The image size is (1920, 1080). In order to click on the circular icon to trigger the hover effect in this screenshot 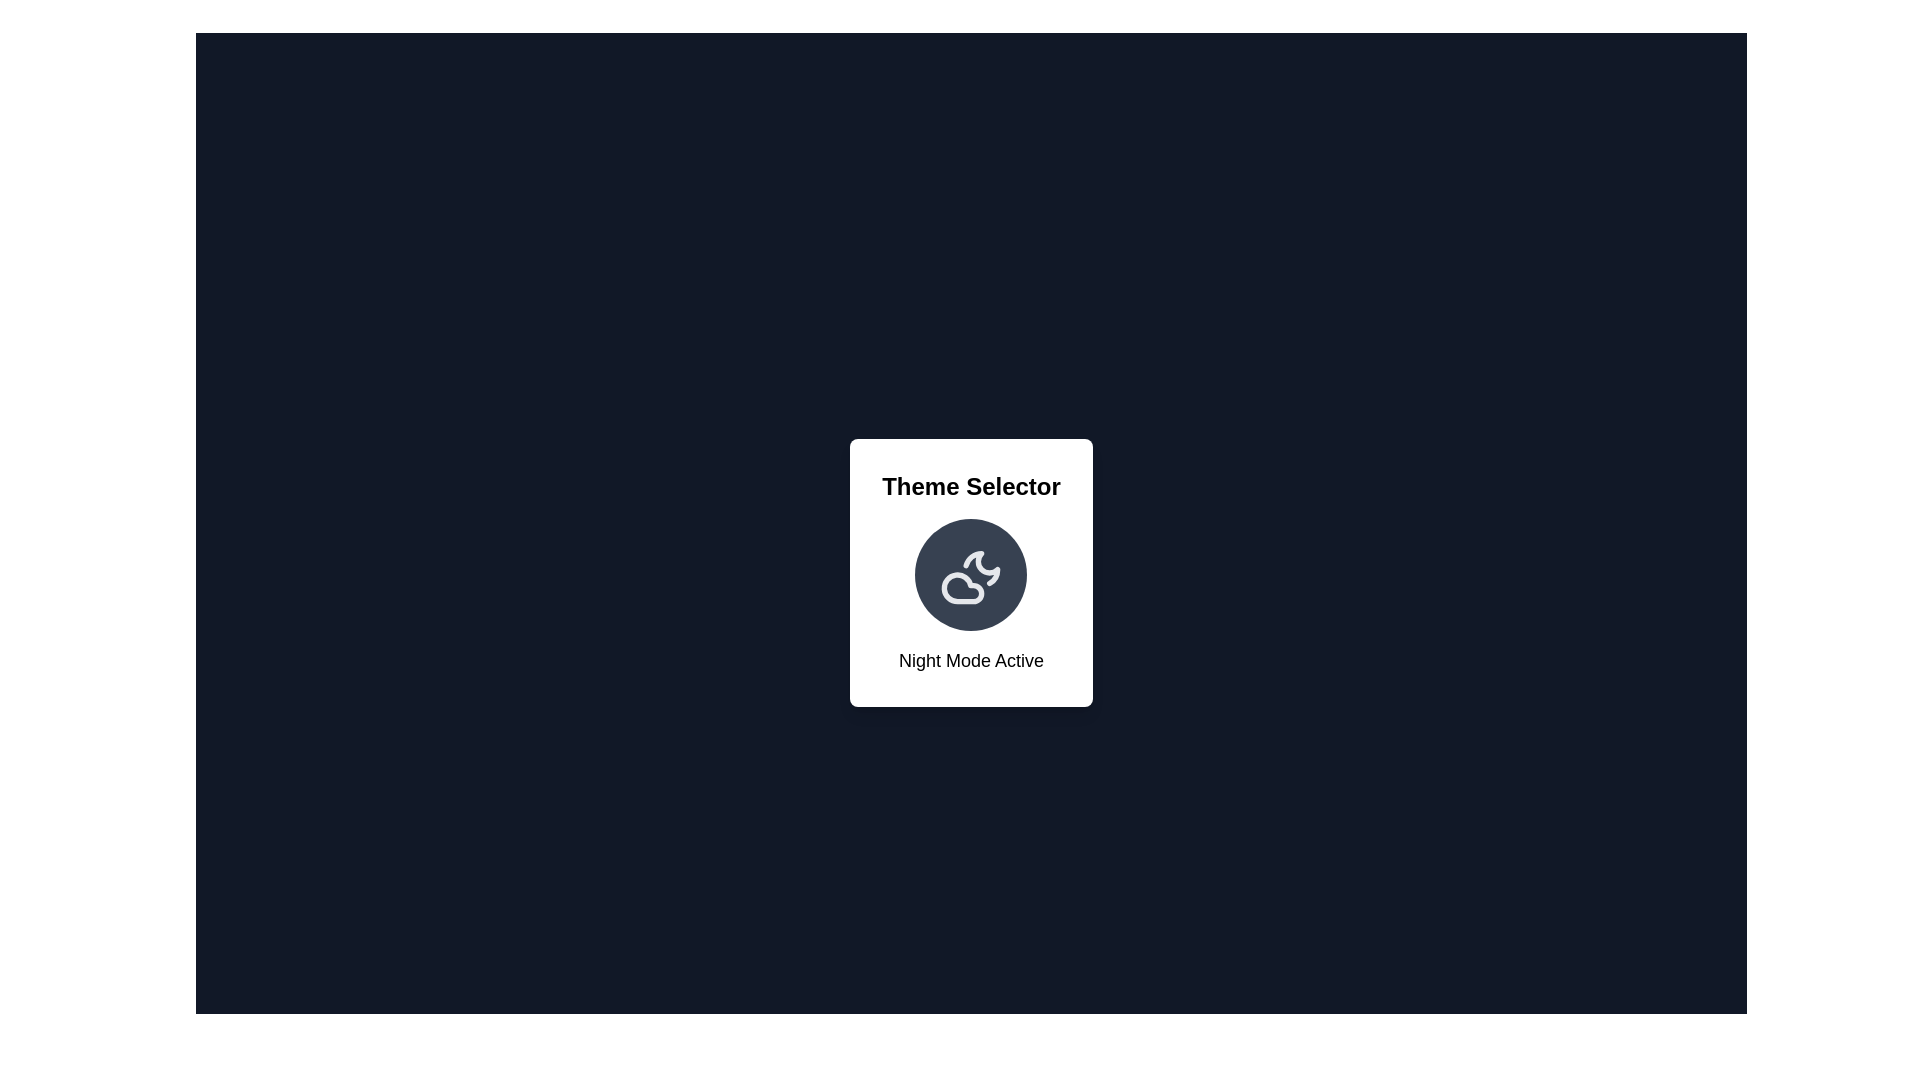, I will do `click(971, 574)`.